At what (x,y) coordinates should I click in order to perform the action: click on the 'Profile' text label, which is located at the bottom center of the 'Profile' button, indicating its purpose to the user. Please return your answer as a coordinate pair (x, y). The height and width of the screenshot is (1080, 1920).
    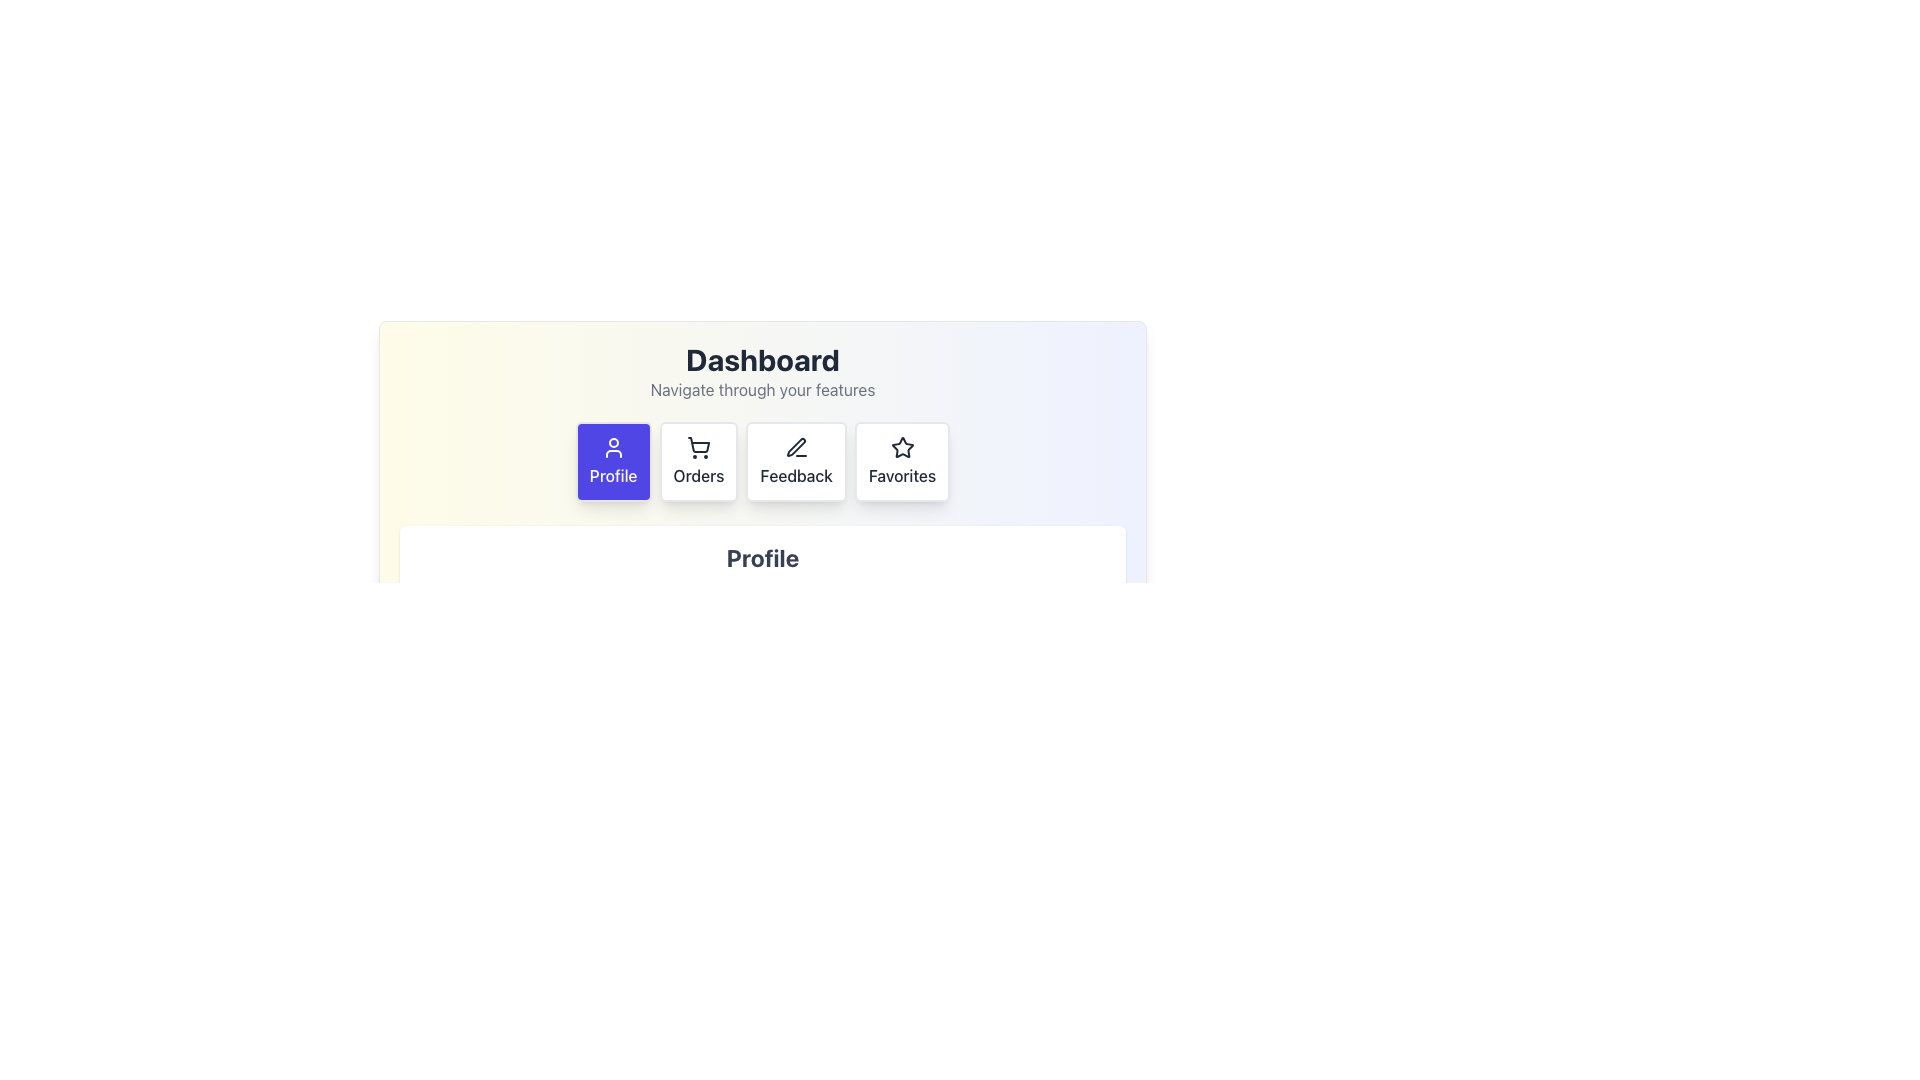
    Looking at the image, I should click on (612, 475).